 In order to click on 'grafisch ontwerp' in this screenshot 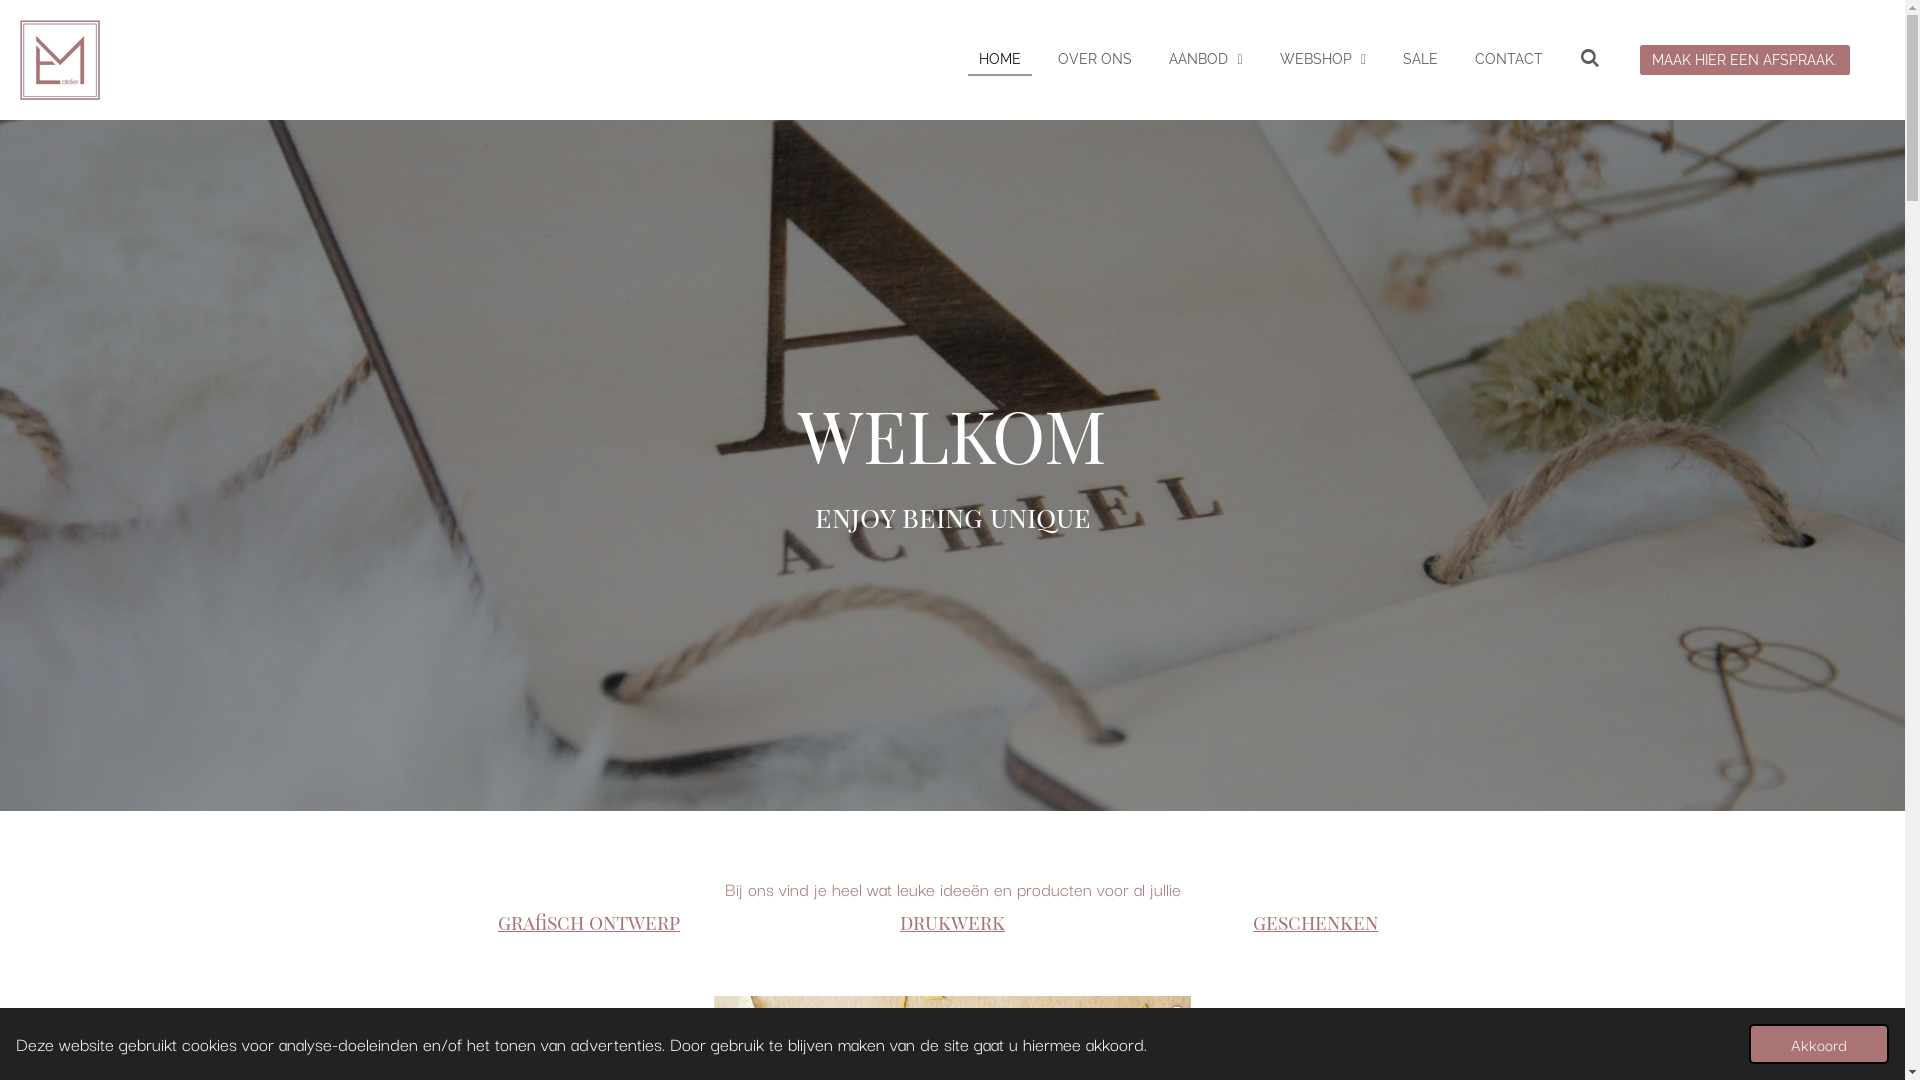, I will do `click(588, 921)`.